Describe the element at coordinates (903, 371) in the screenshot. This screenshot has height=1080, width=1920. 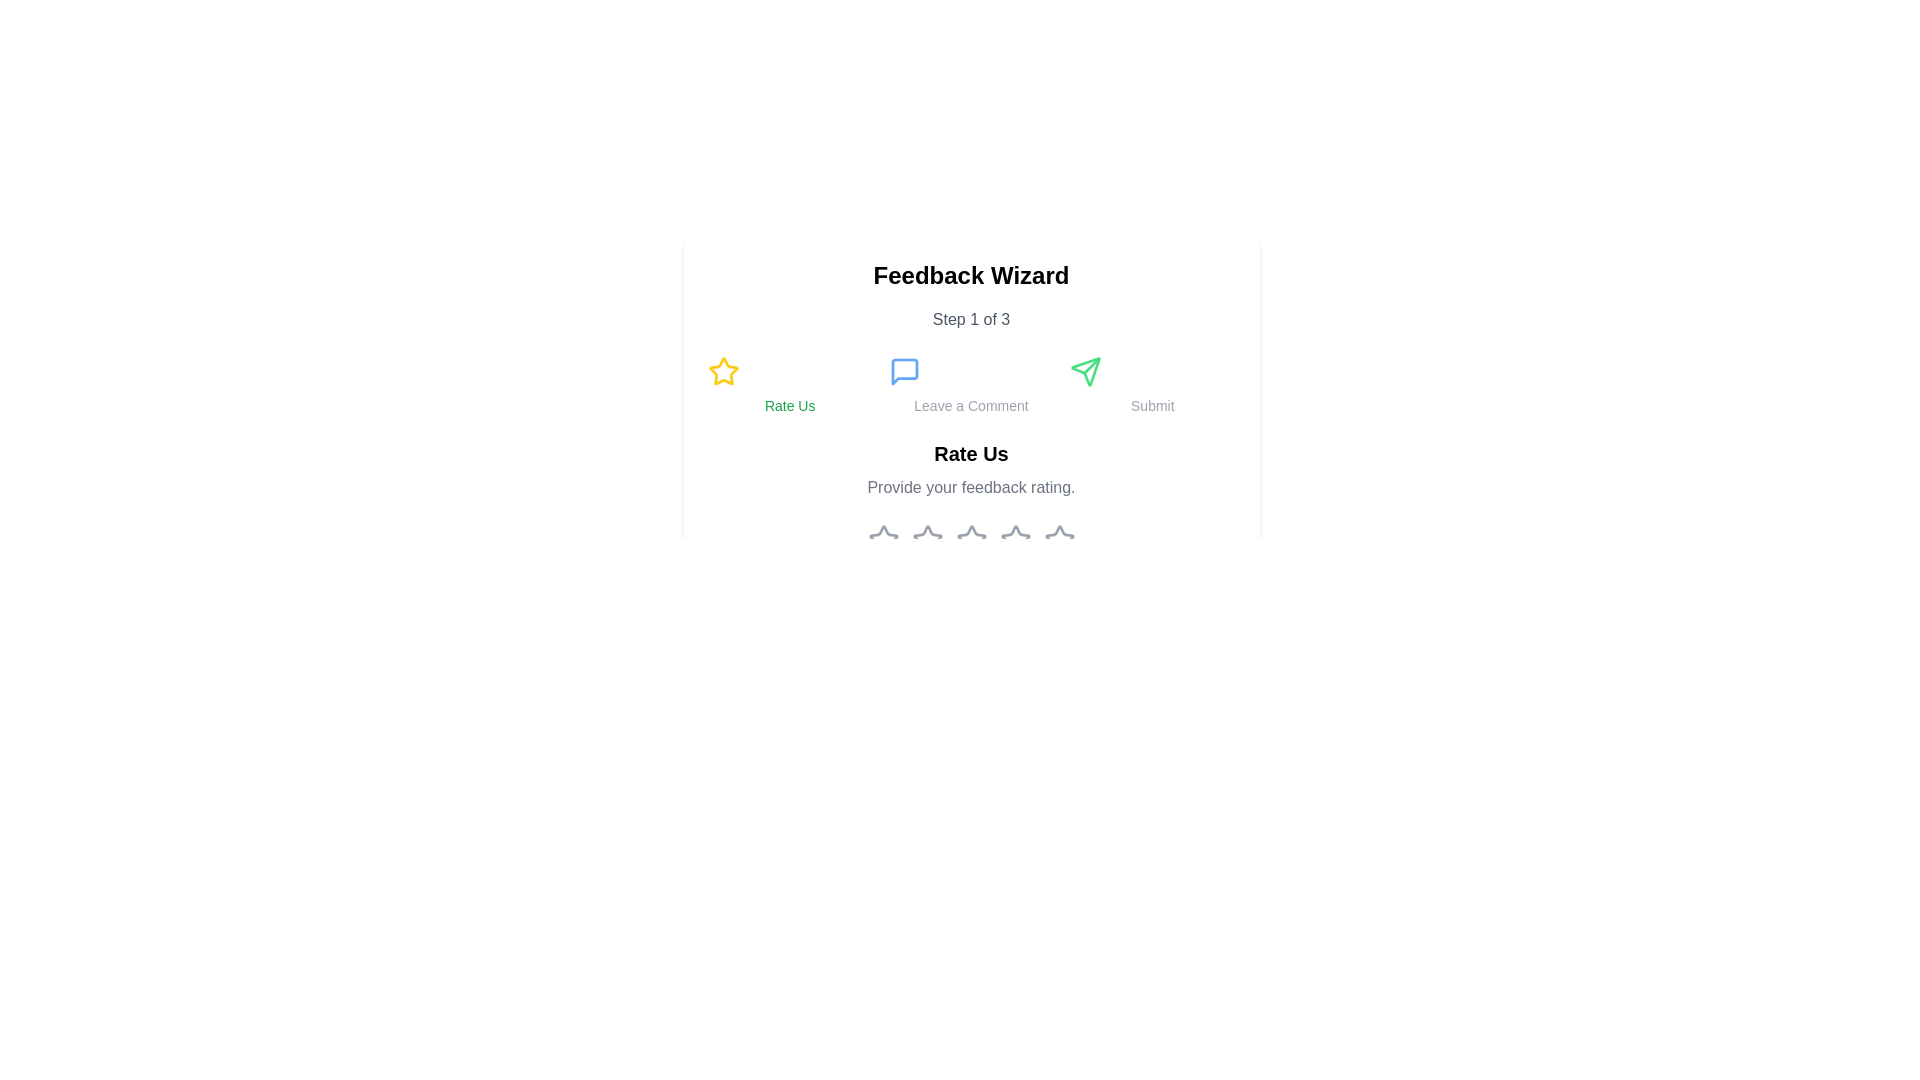
I see `the blue speech bubble icon located in the feedback wizard interface, which is part of the 'Leave a Comment' section` at that location.